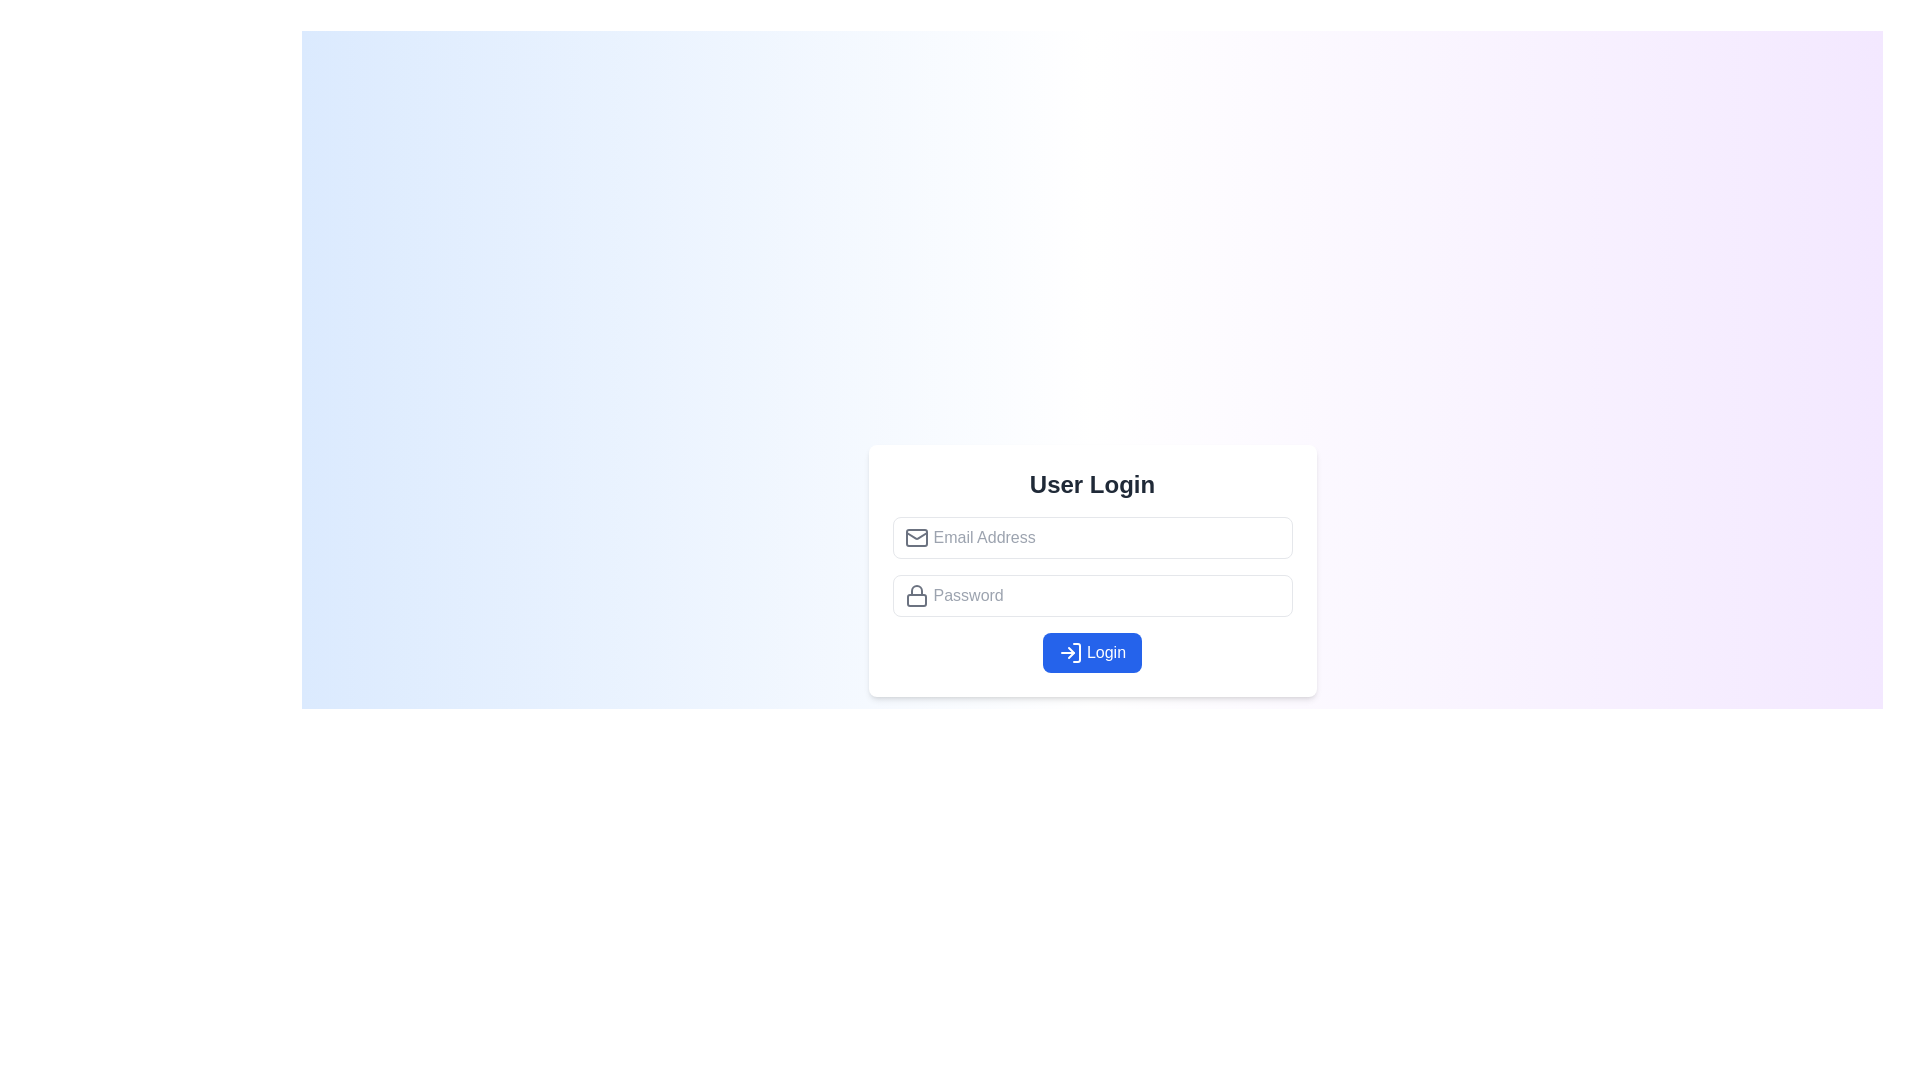 This screenshot has height=1080, width=1920. Describe the element at coordinates (1069, 652) in the screenshot. I see `the blue 'Login' button with white text and a left-pointing arrow icon to trigger the hover effect` at that location.